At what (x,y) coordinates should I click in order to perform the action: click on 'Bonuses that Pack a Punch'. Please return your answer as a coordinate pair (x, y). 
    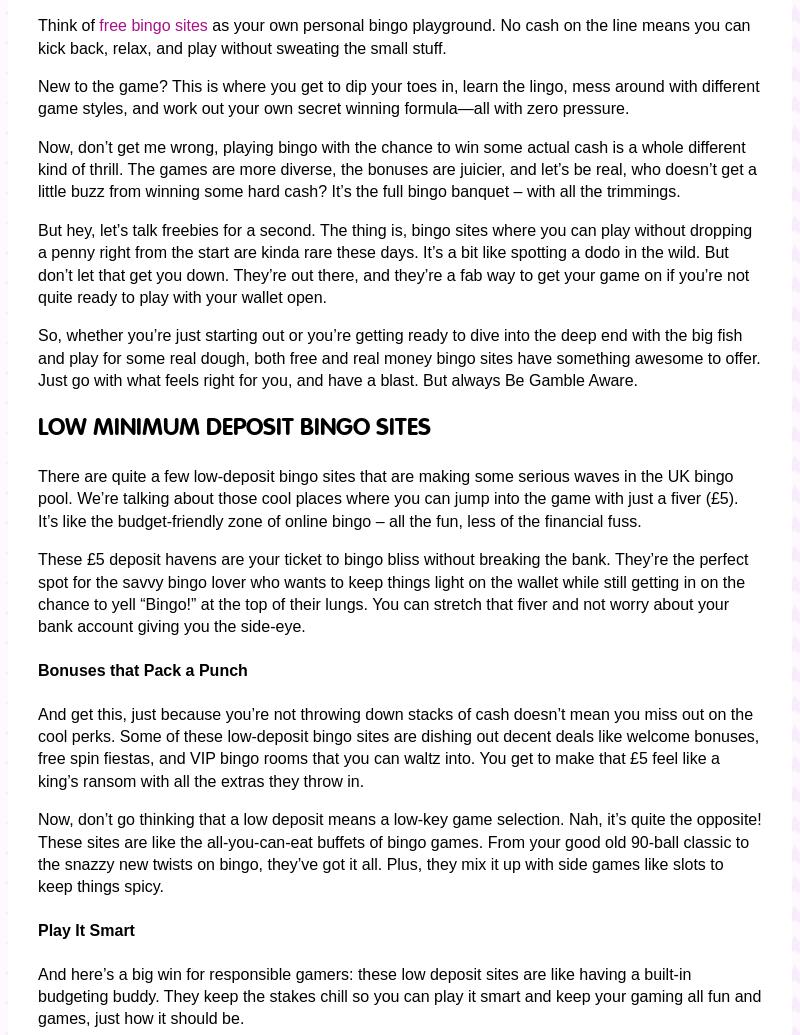
    Looking at the image, I should click on (142, 668).